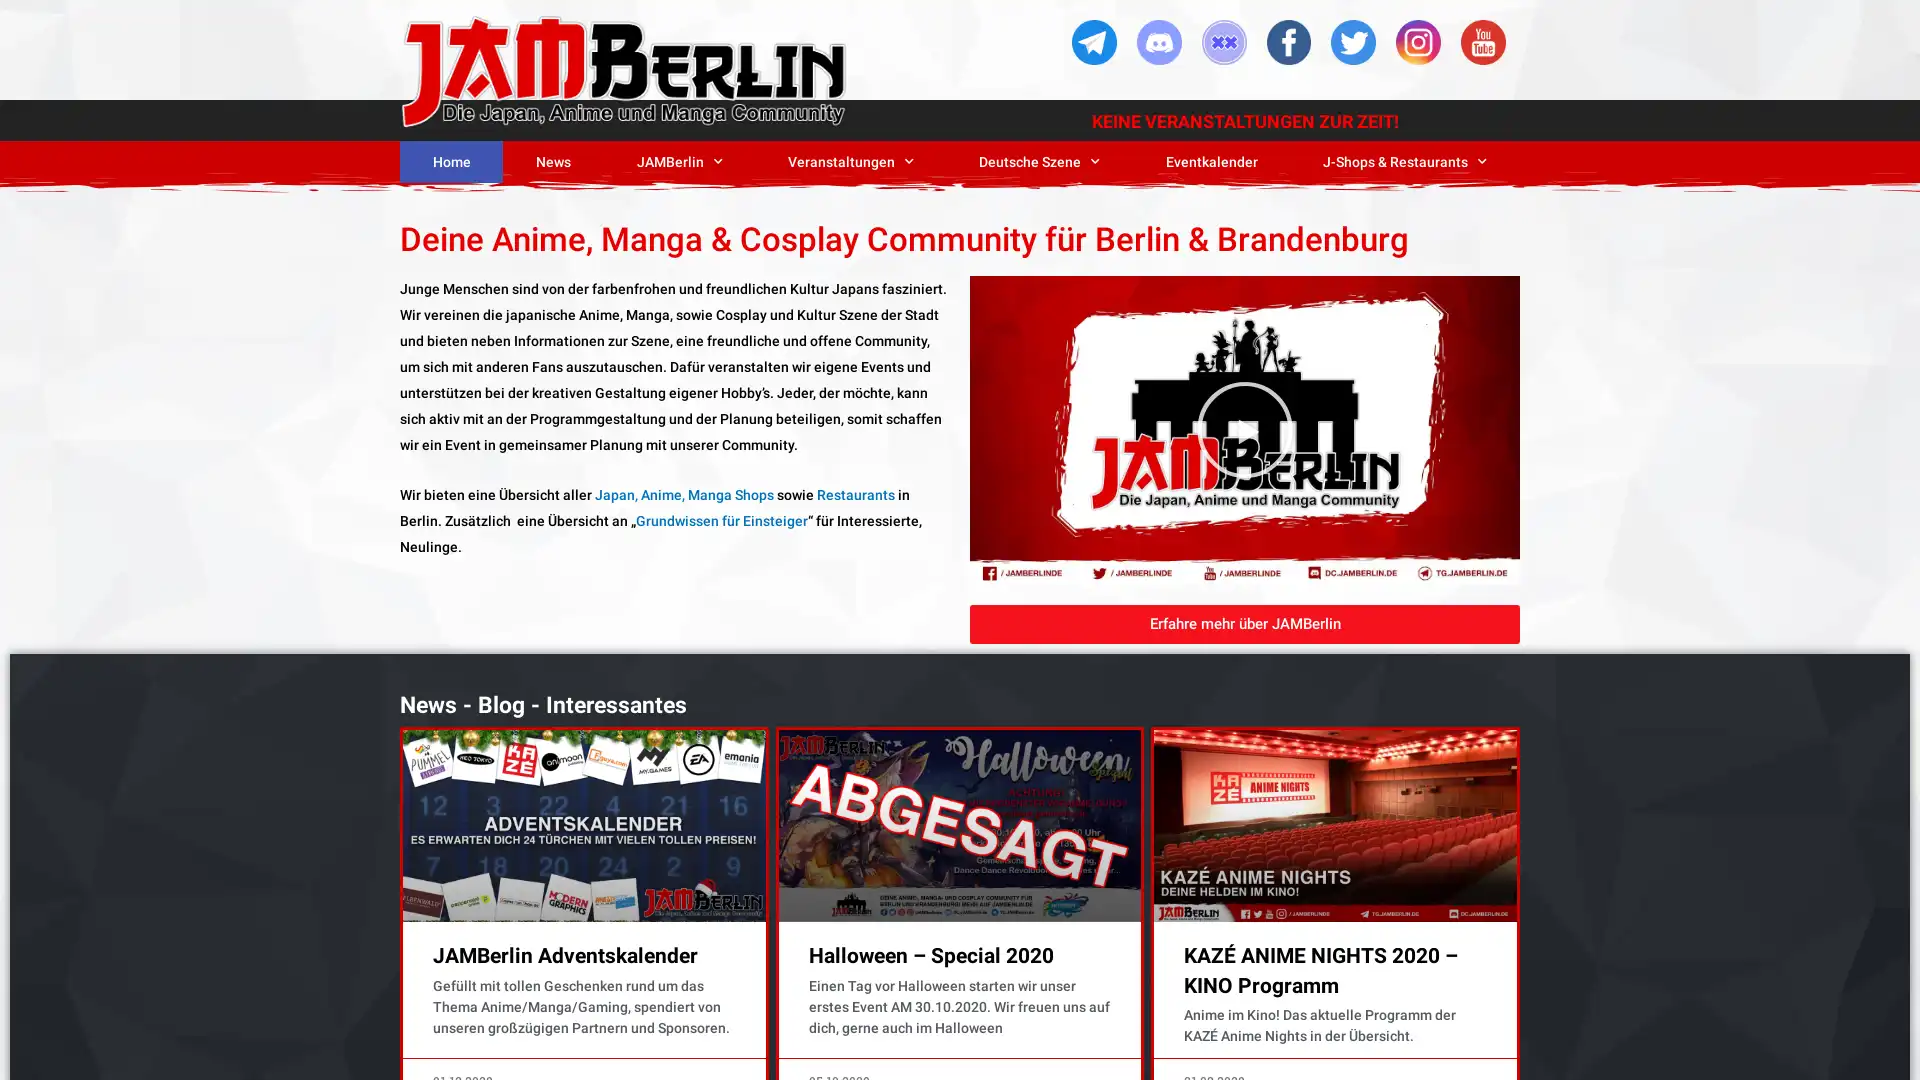 The width and height of the screenshot is (1920, 1080). I want to click on mute, so click(1399, 500).